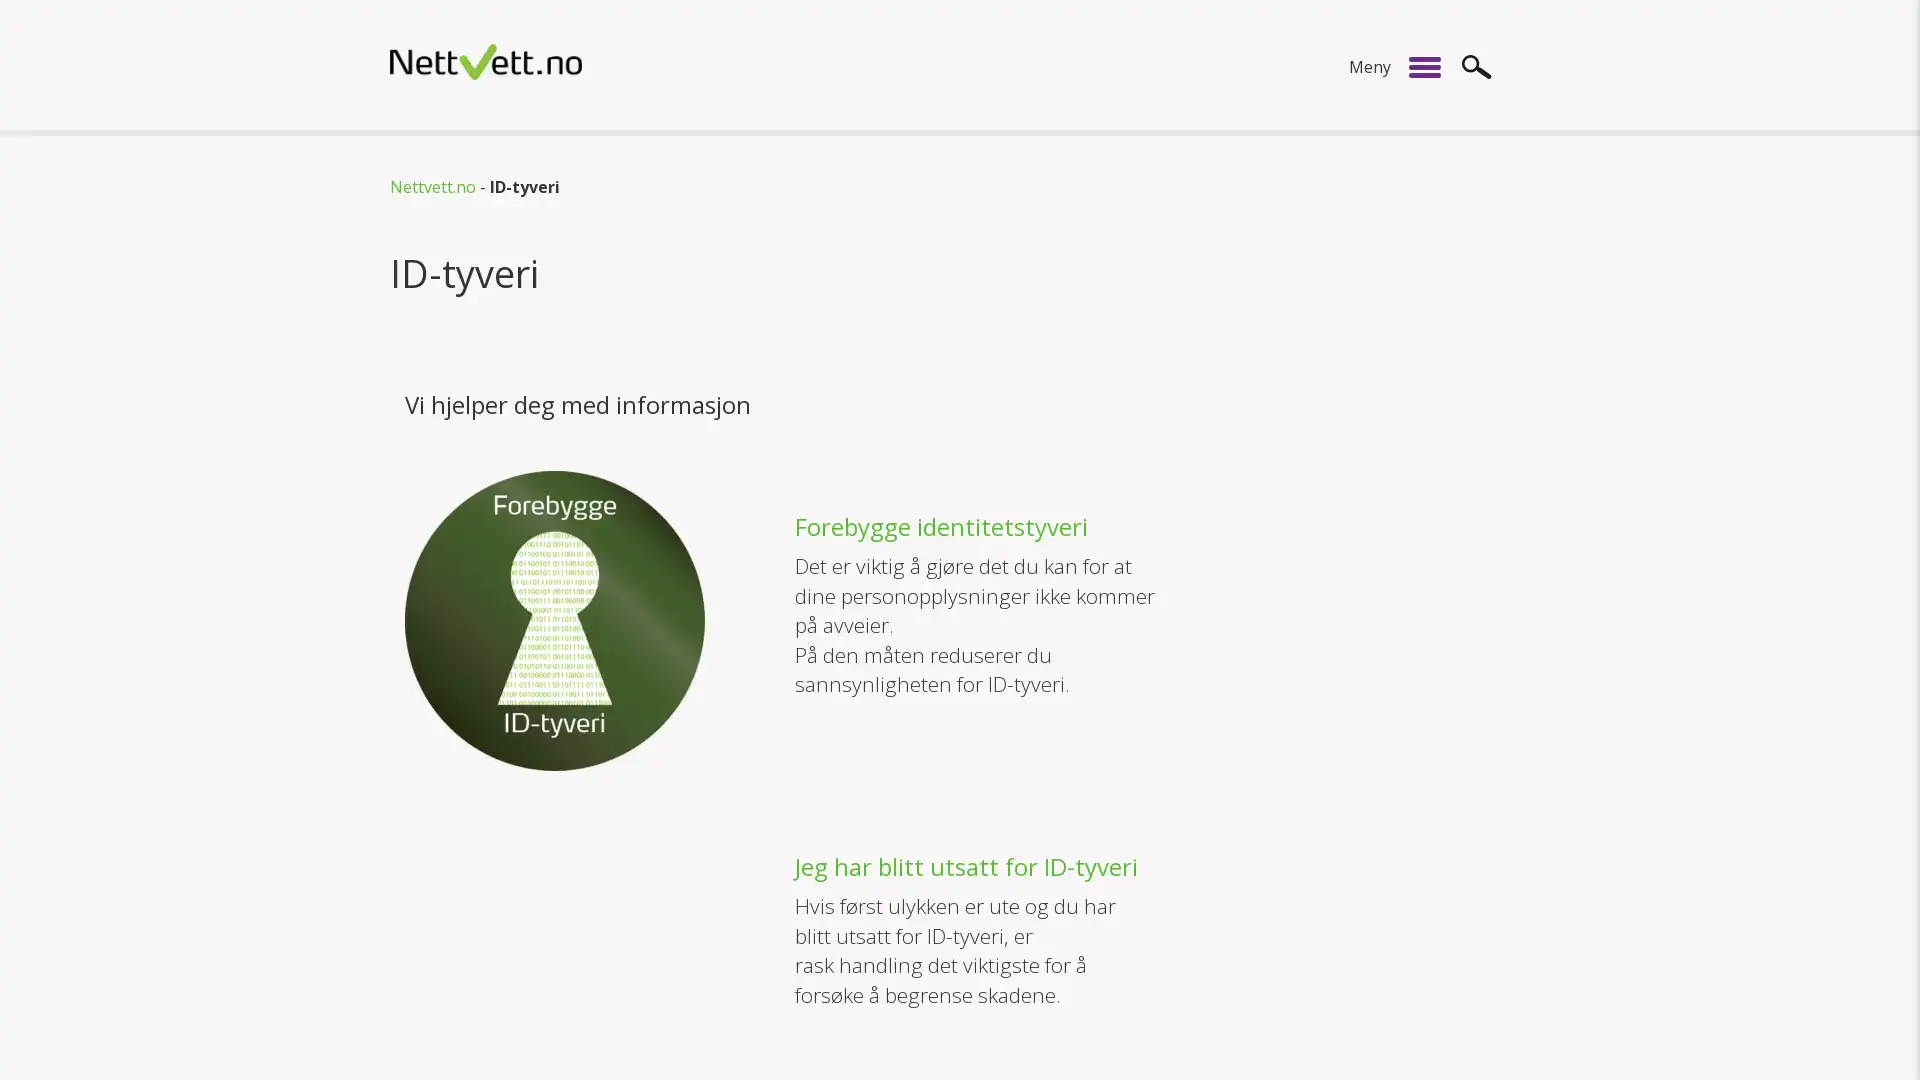 The width and height of the screenshot is (1920, 1080). What do you see at coordinates (1477, 65) in the screenshot?
I see `Sk` at bounding box center [1477, 65].